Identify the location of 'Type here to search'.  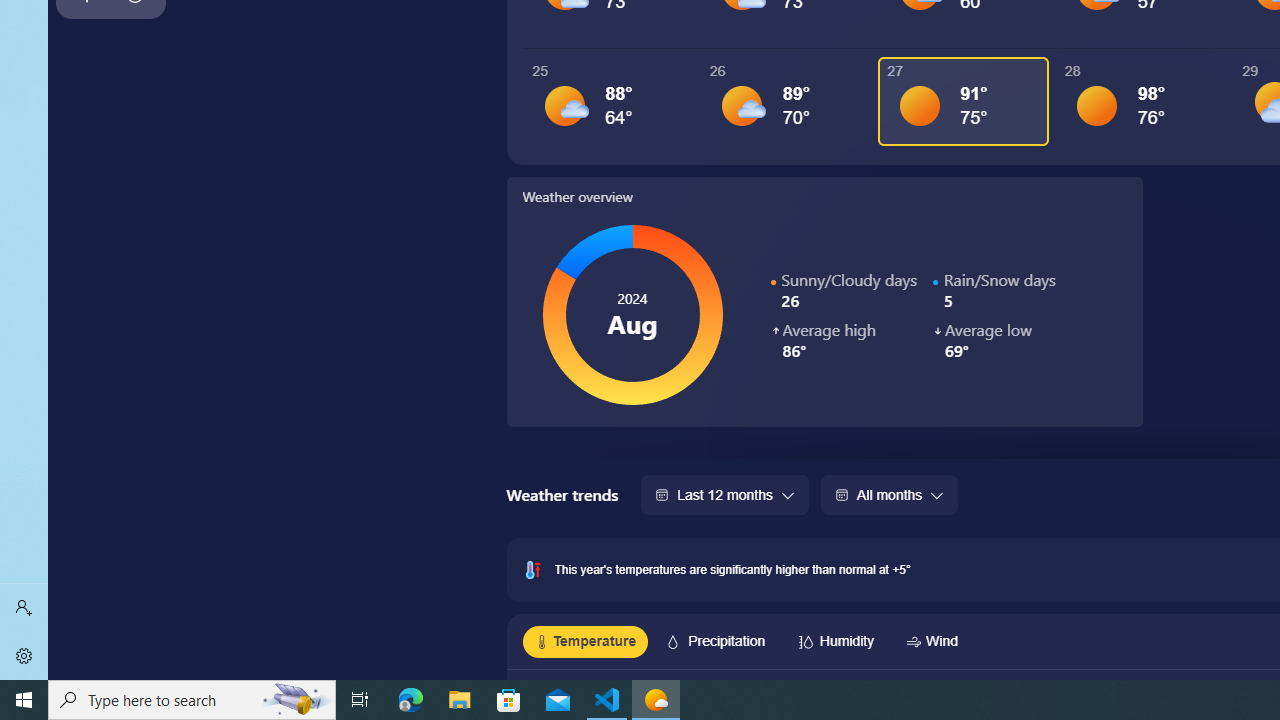
(192, 698).